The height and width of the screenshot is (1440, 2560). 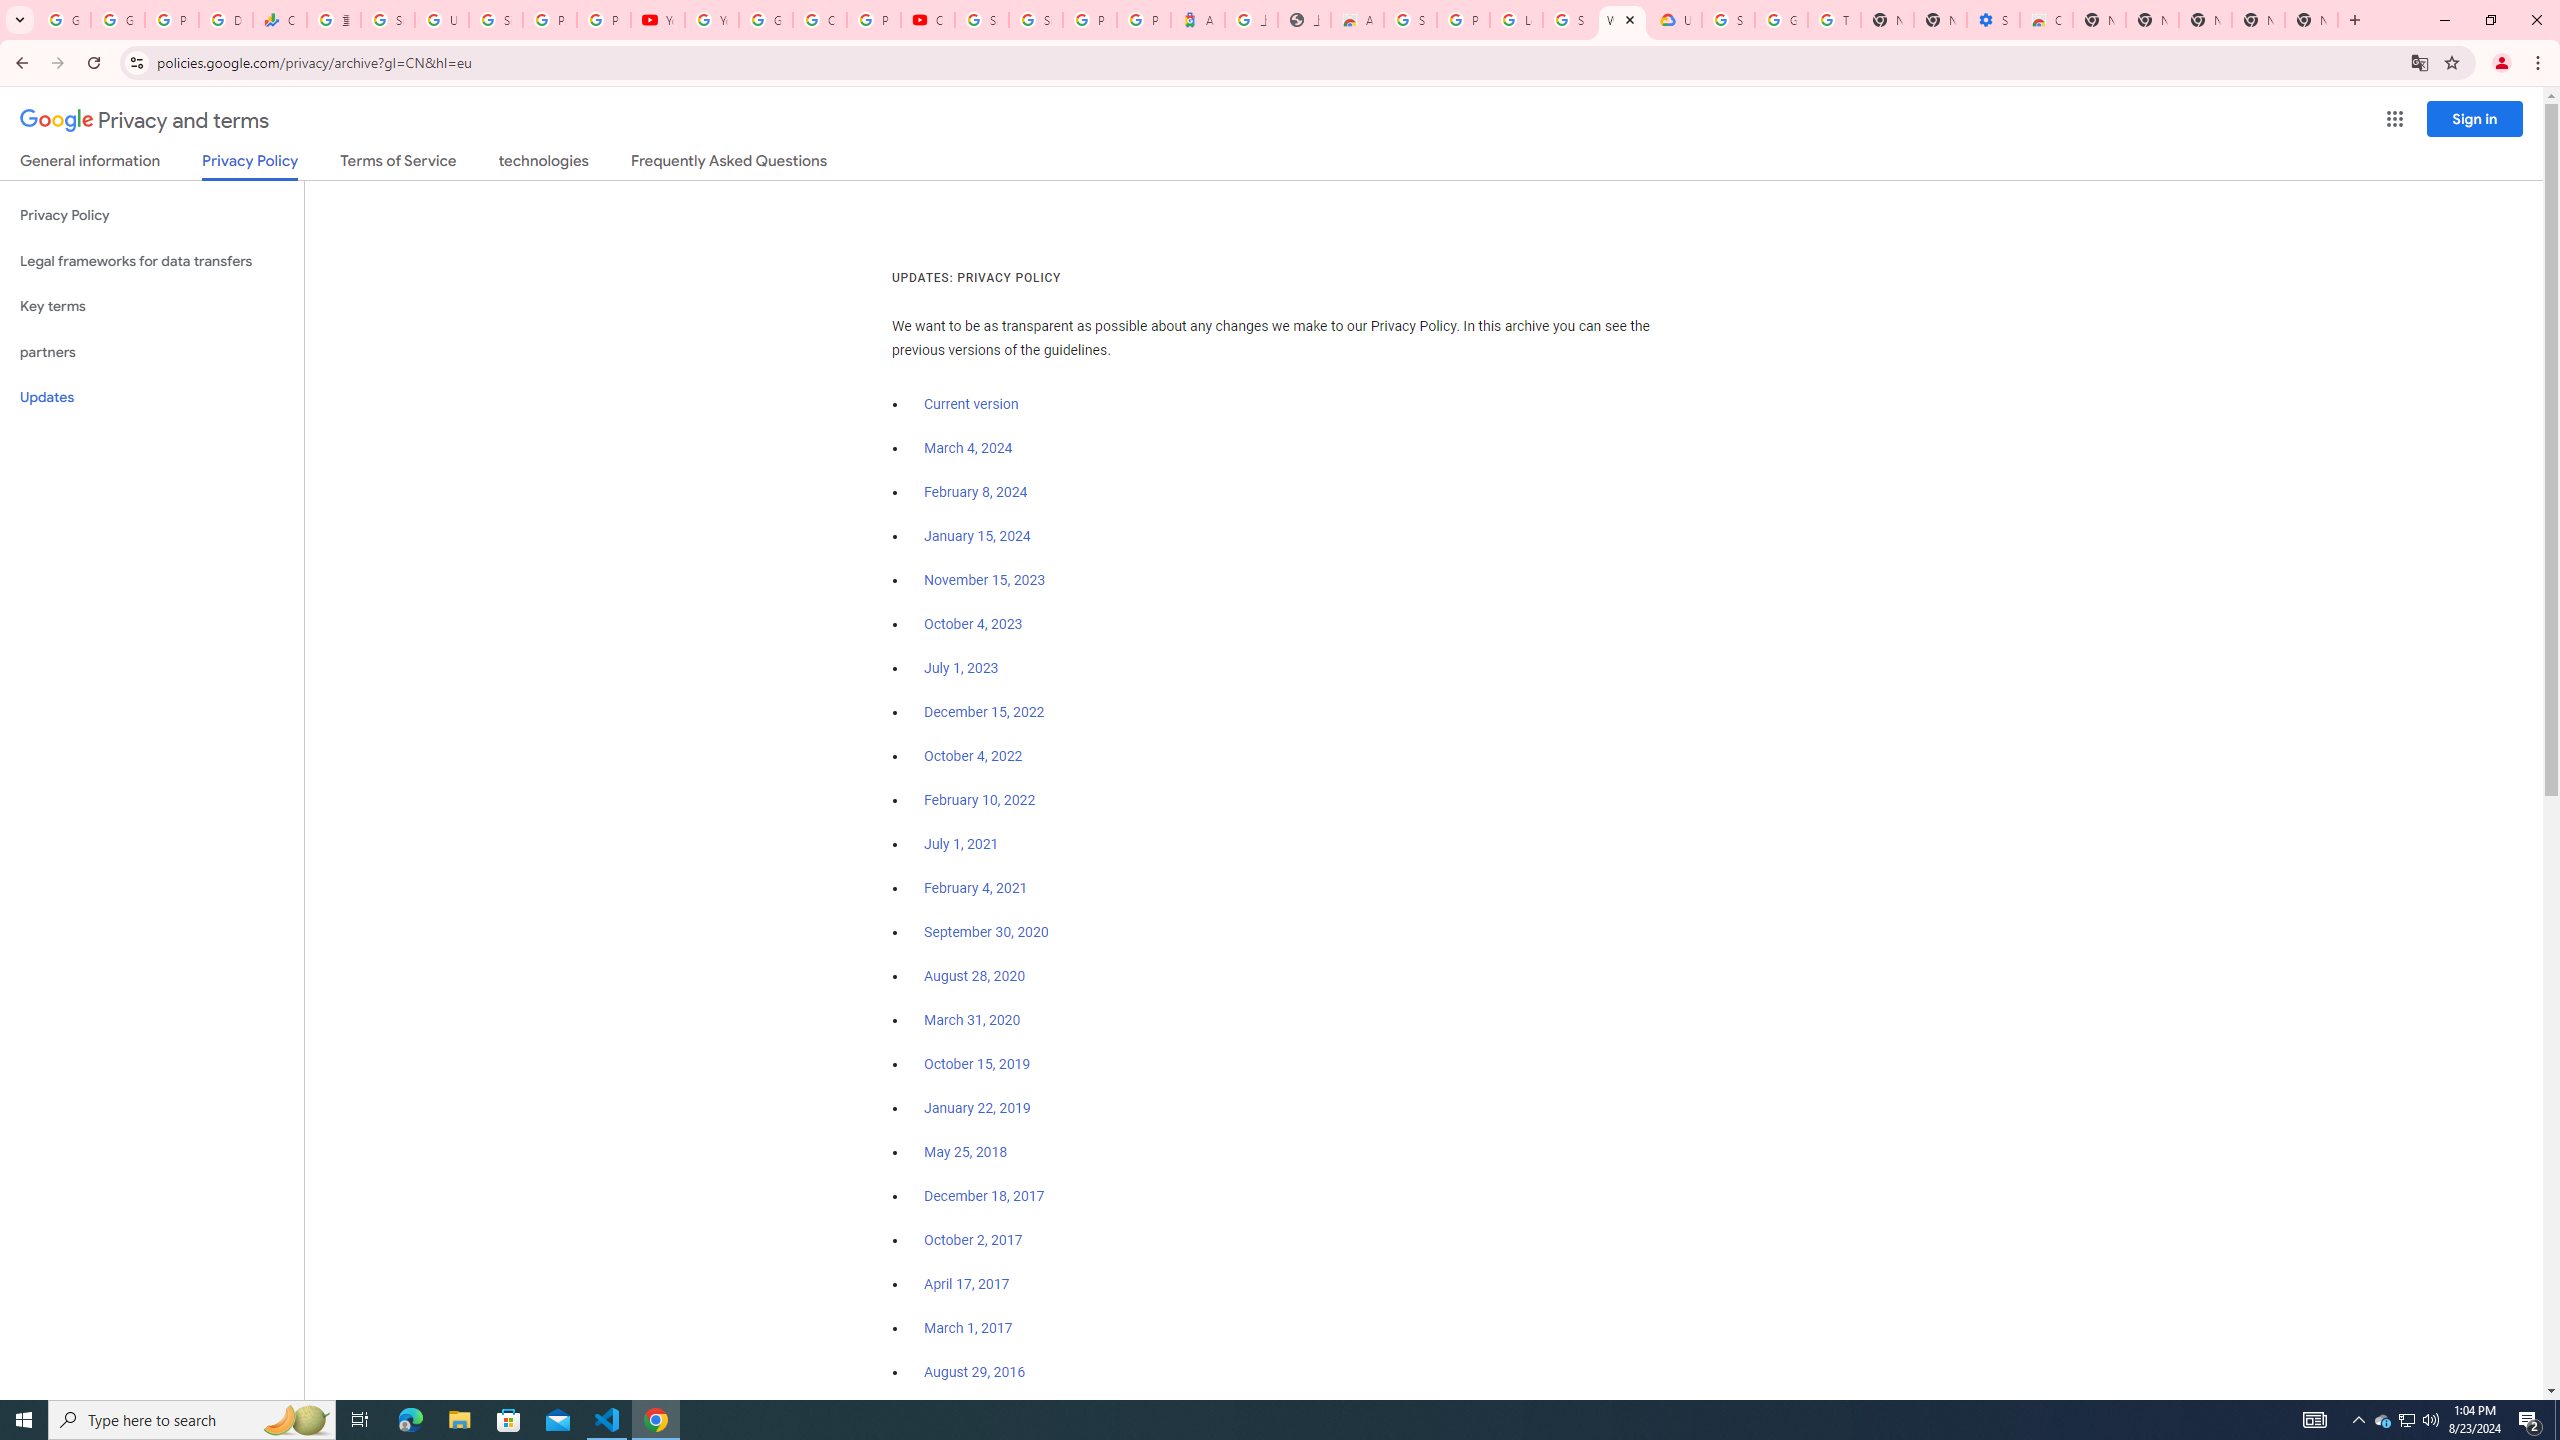 What do you see at coordinates (57, 62) in the screenshot?
I see `'Forward'` at bounding box center [57, 62].